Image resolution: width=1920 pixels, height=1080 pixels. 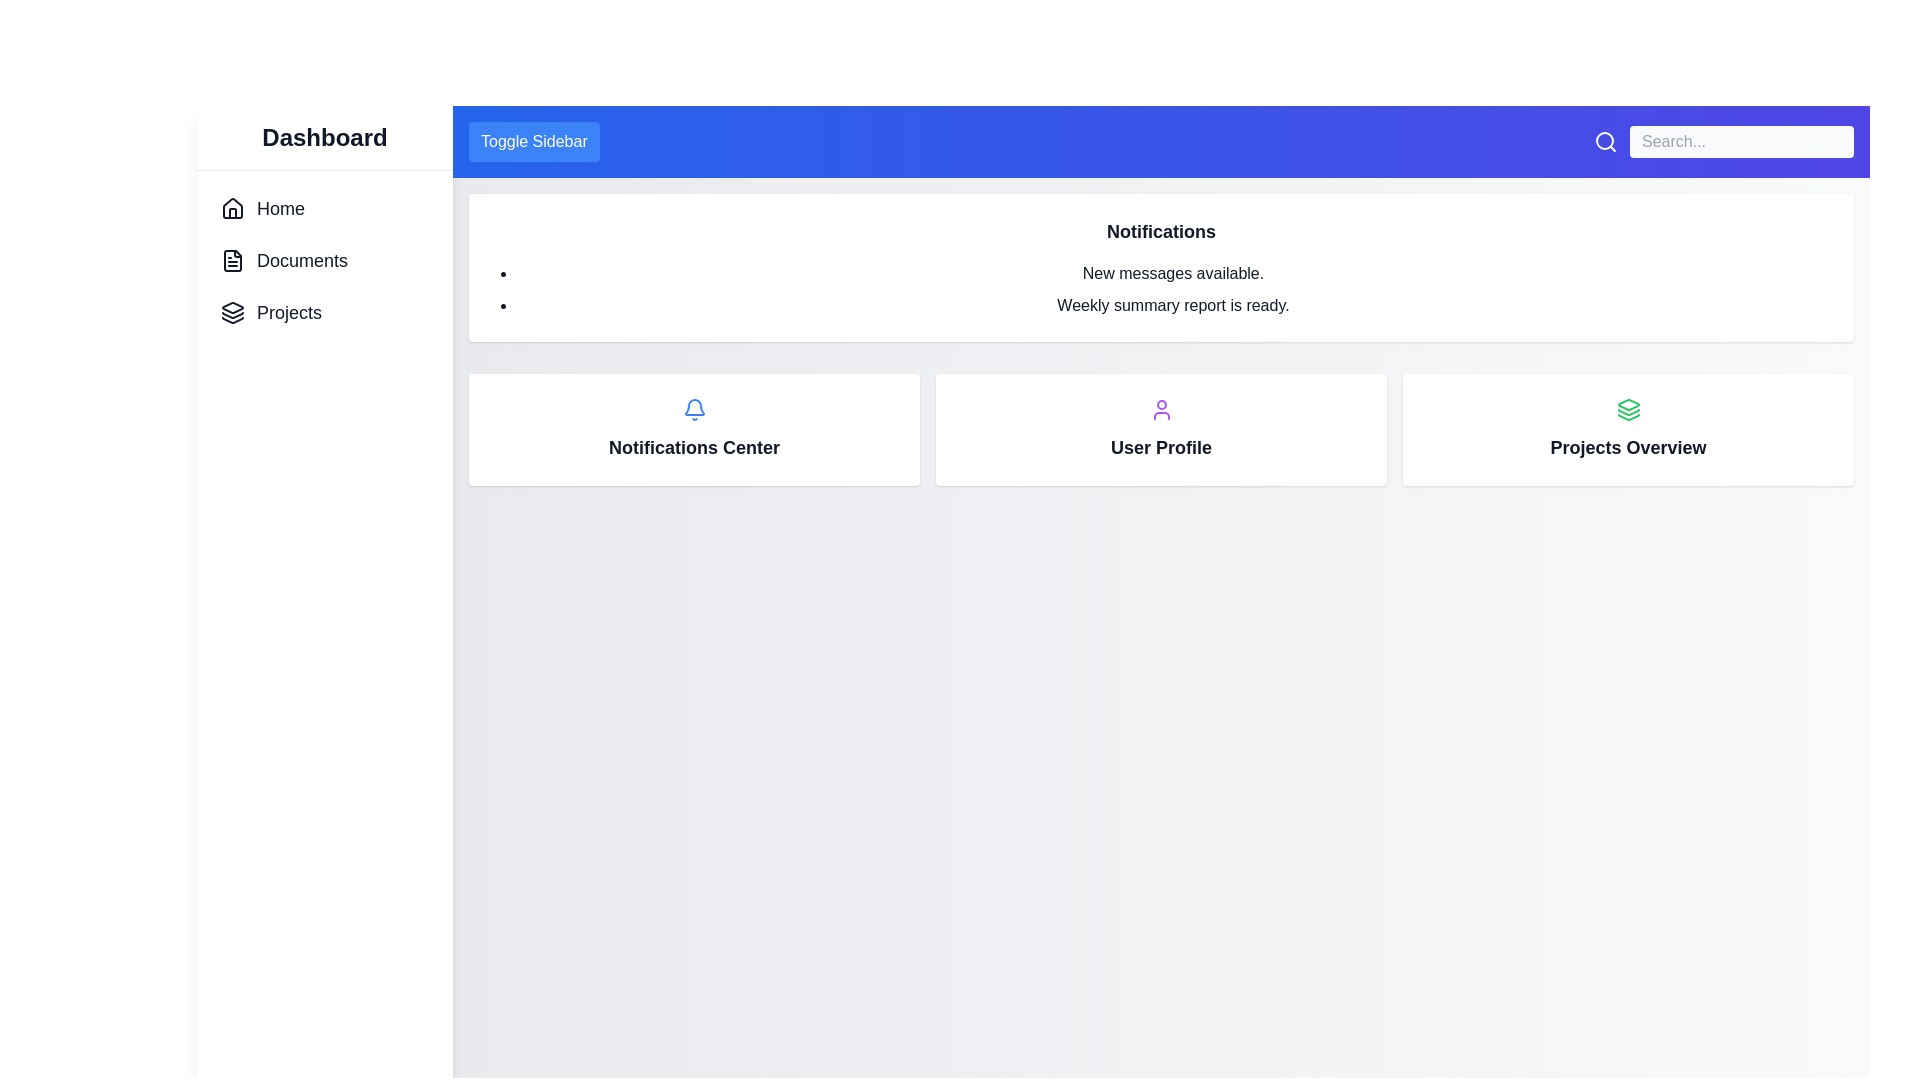 What do you see at coordinates (1173, 273) in the screenshot?
I see `the static text indicating new messages, which is positioned at the top-center of the notifications list` at bounding box center [1173, 273].